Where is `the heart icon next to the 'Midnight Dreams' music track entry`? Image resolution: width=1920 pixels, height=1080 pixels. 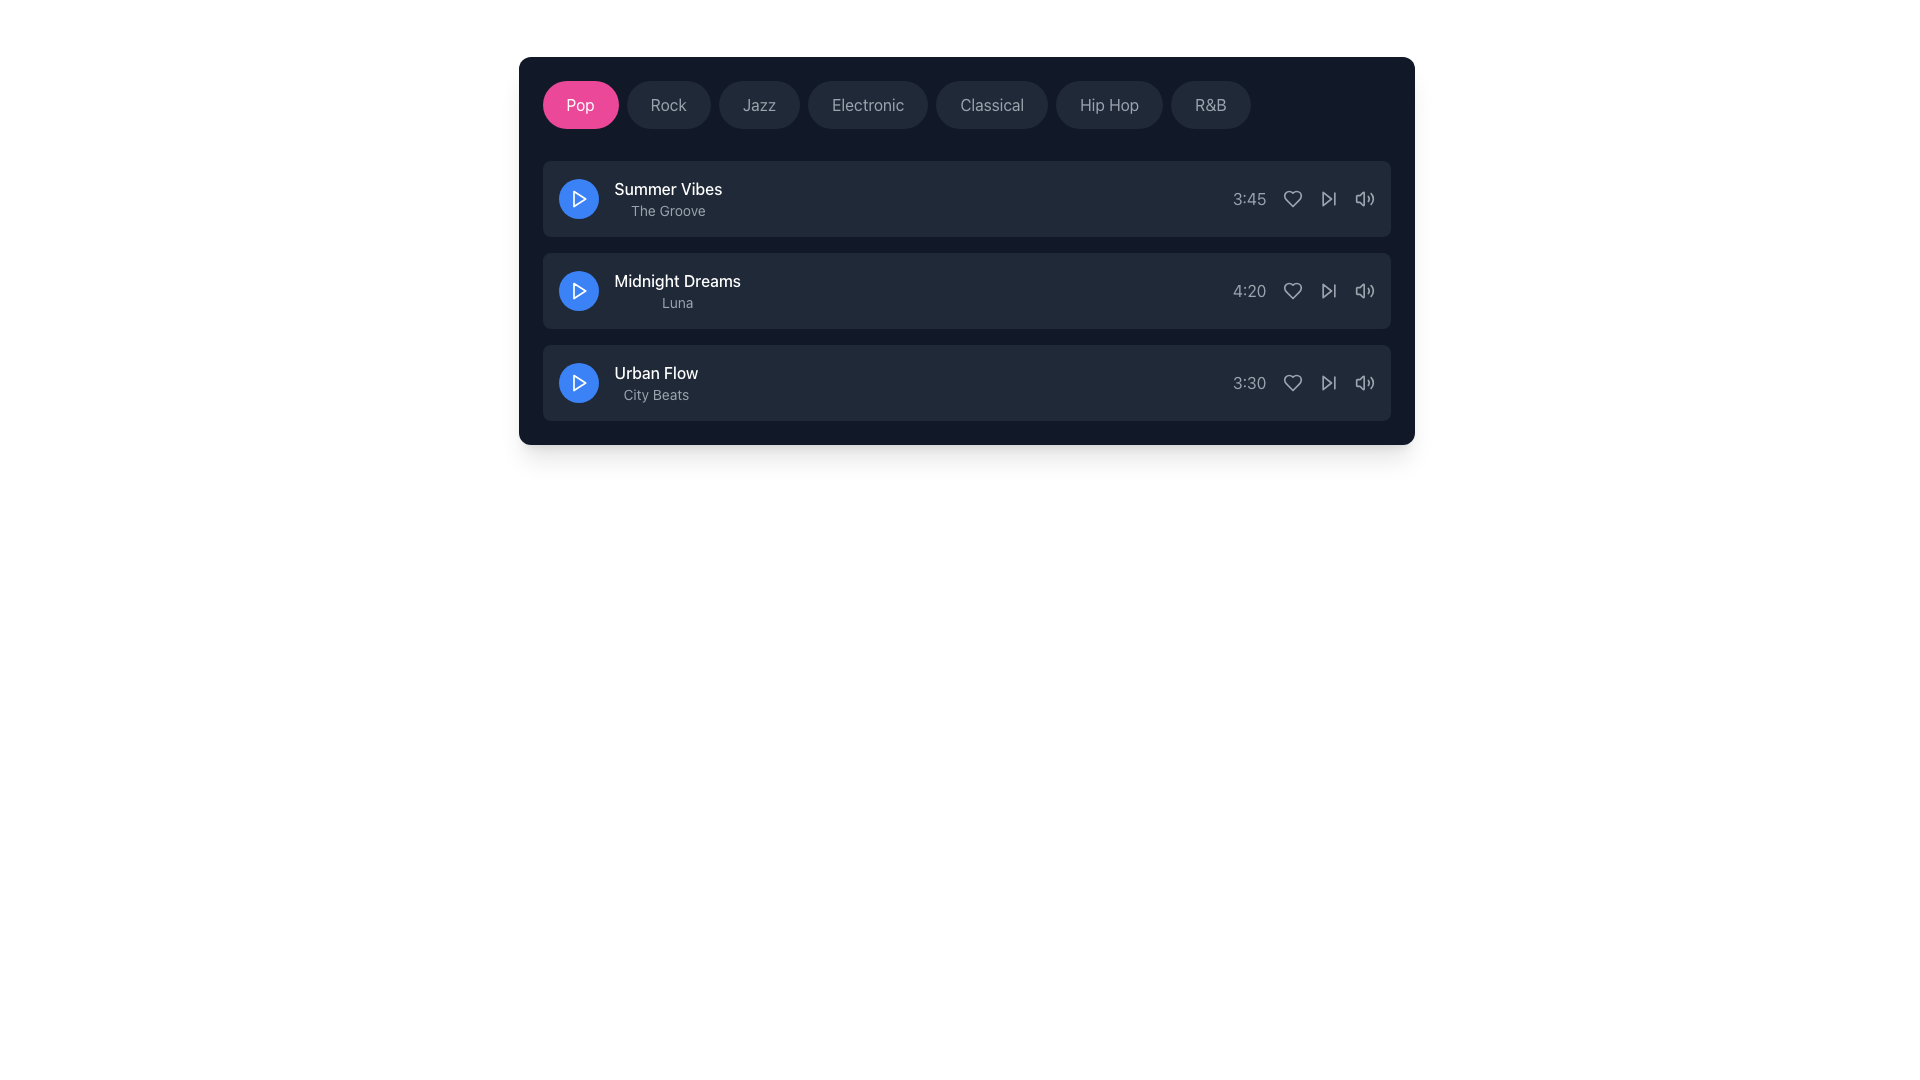
the heart icon next to the 'Midnight Dreams' music track entry is located at coordinates (1292, 290).